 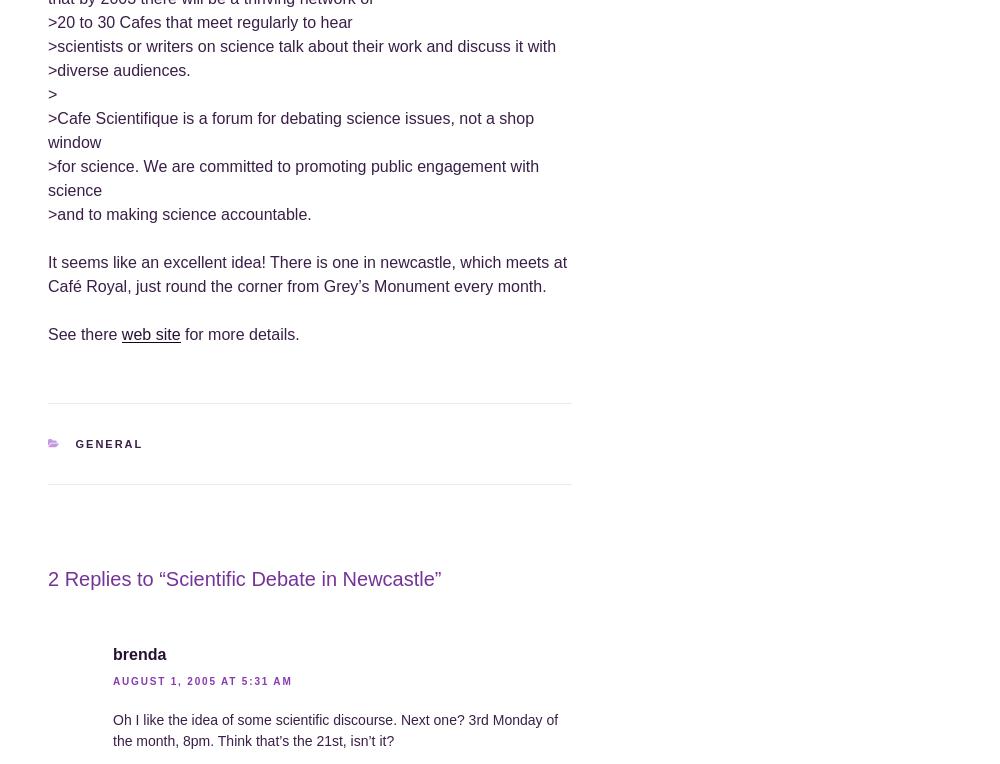 What do you see at coordinates (291, 128) in the screenshot?
I see `'>Cafe Scientifique is a forum for debating science issues, not a shop window'` at bounding box center [291, 128].